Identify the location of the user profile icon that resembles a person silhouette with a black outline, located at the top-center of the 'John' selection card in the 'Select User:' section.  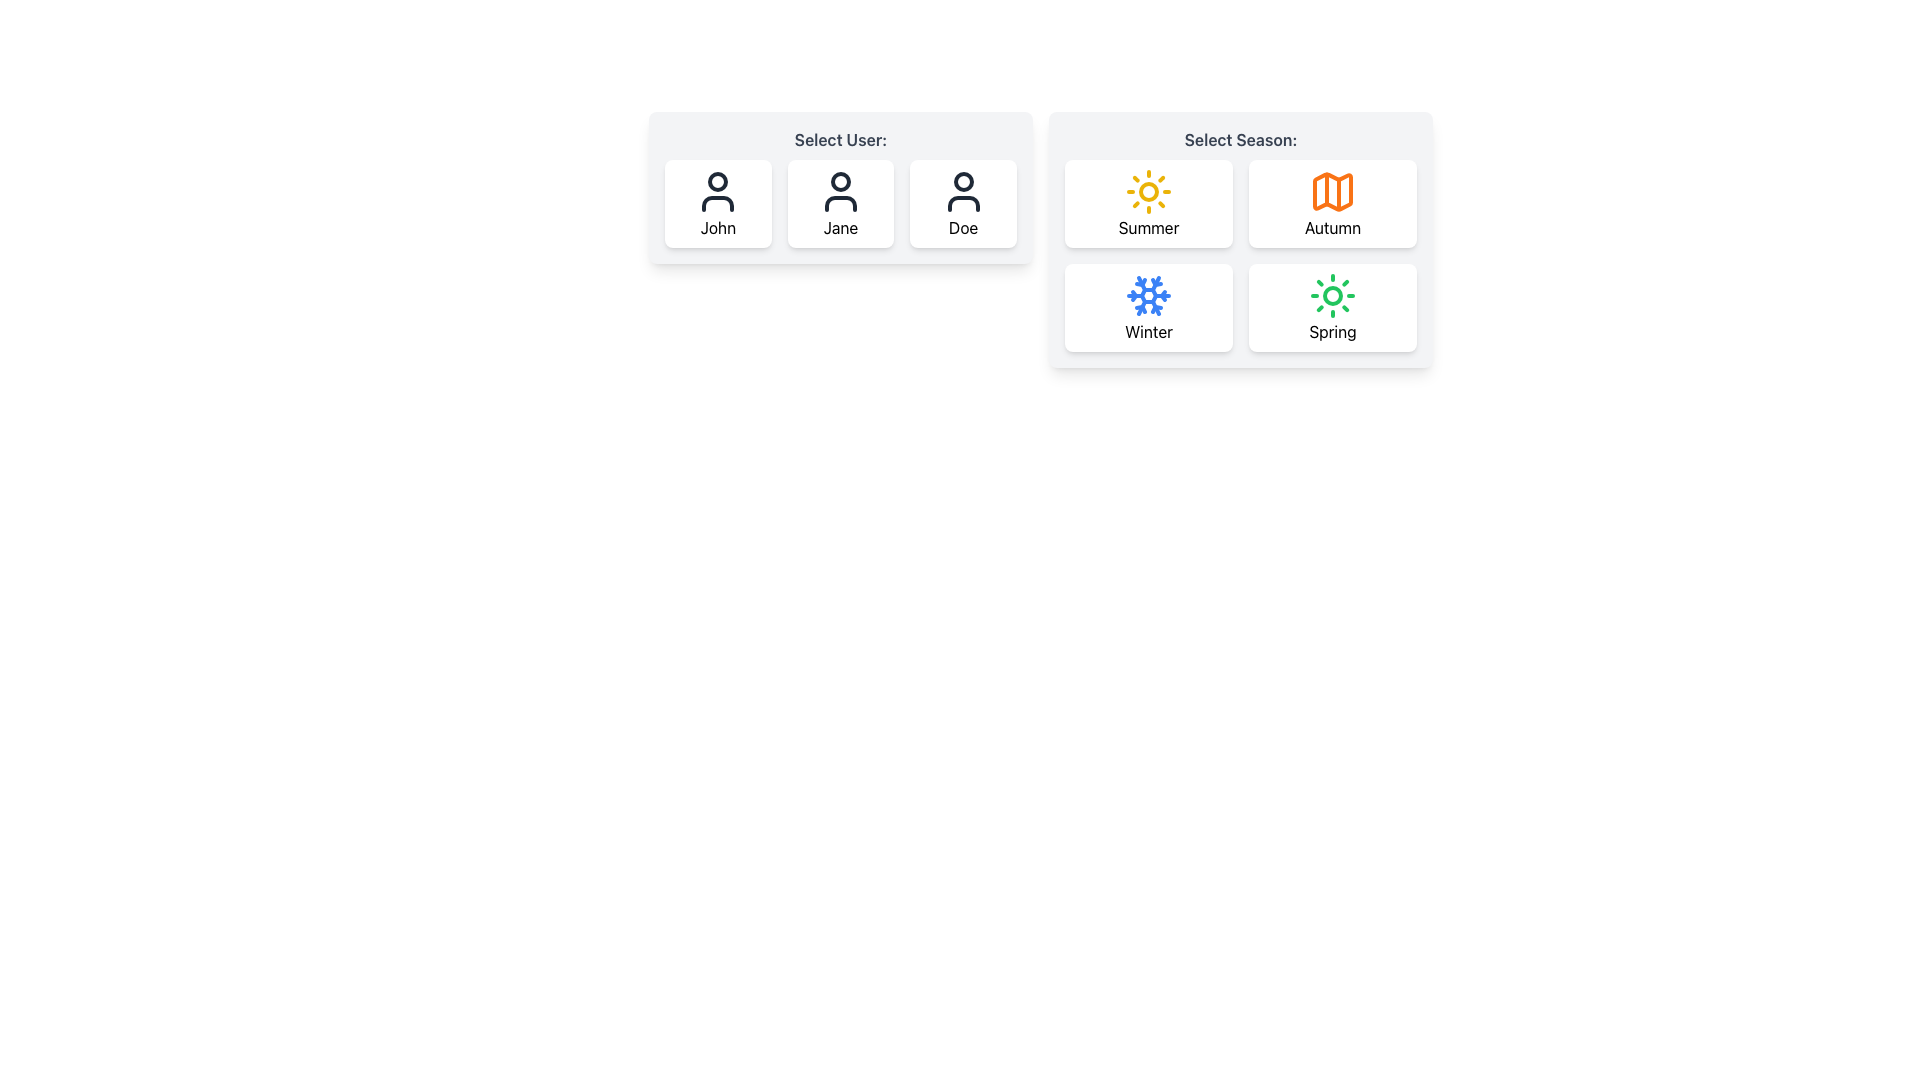
(718, 192).